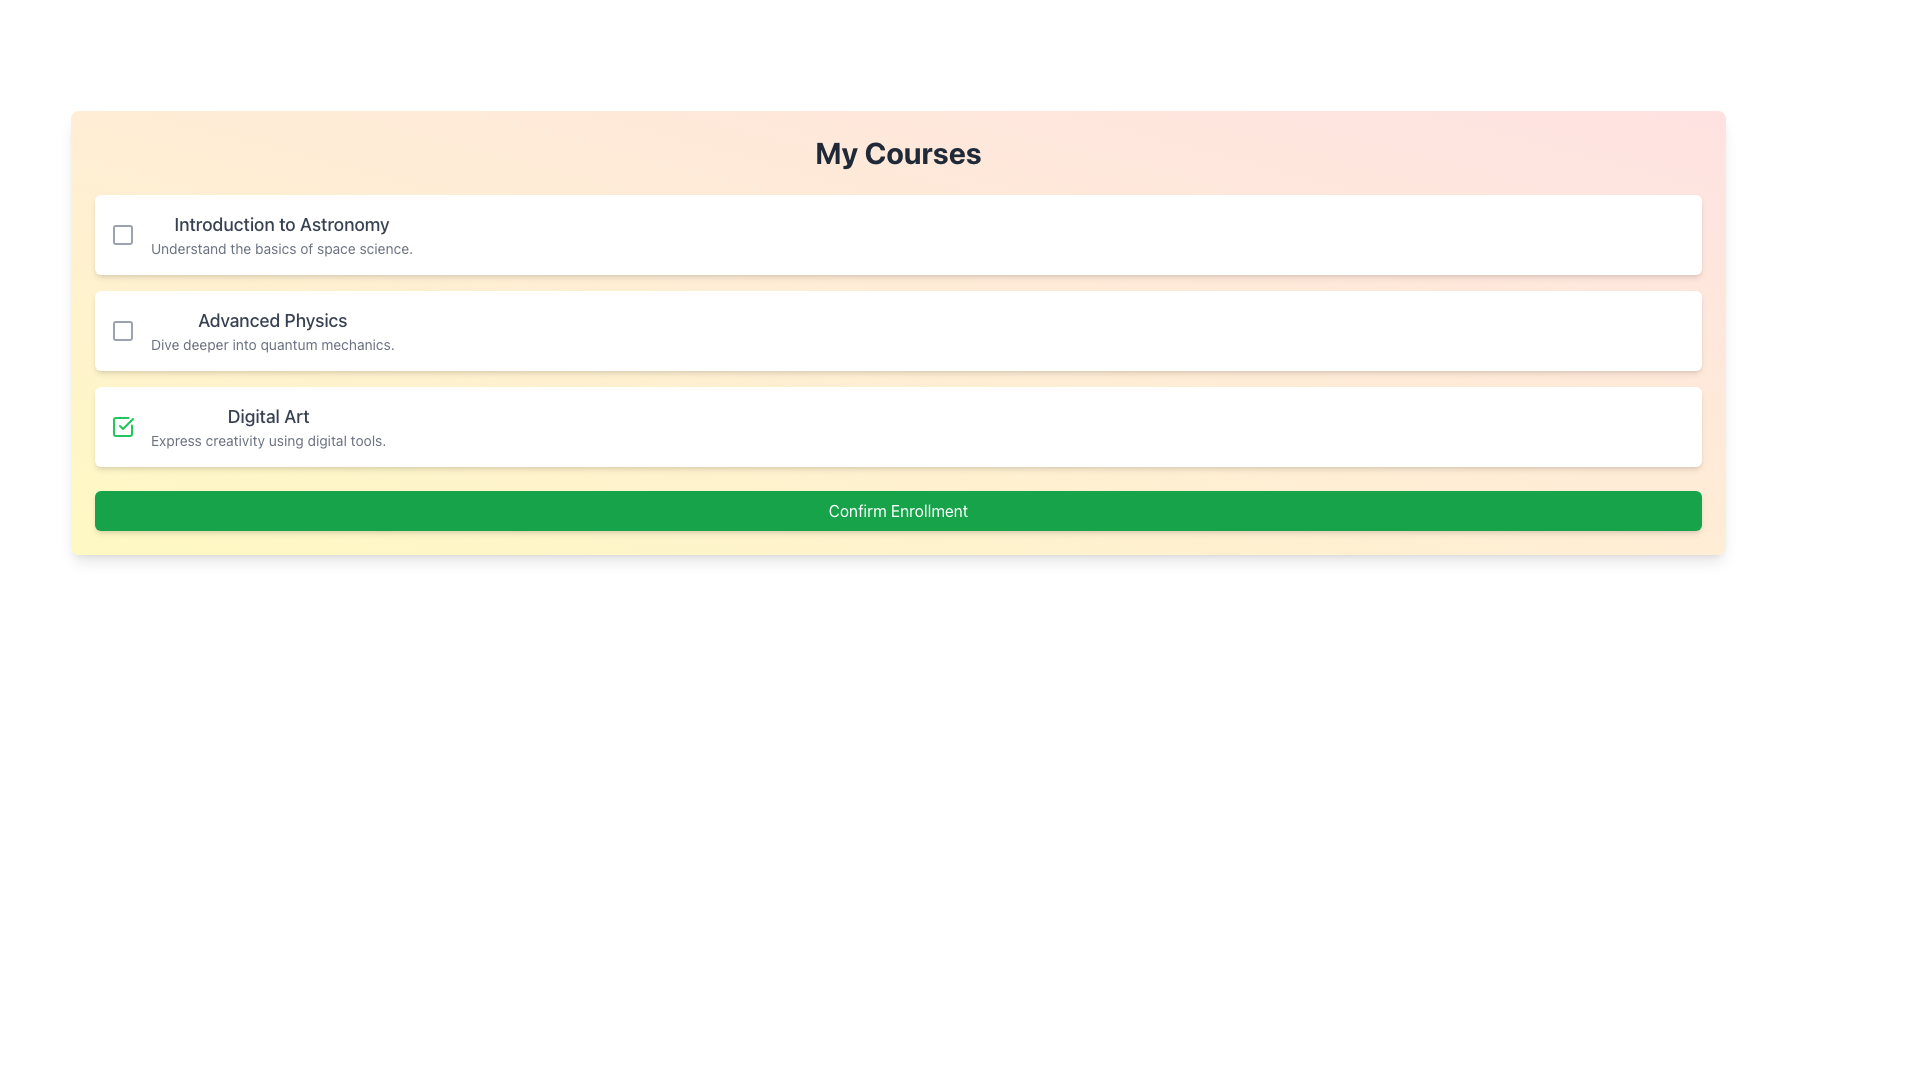 The image size is (1920, 1080). I want to click on first line of the text block titled 'Digital Art' which is prominently displayed as a heading in the 'My Courses' section, so click(267, 426).